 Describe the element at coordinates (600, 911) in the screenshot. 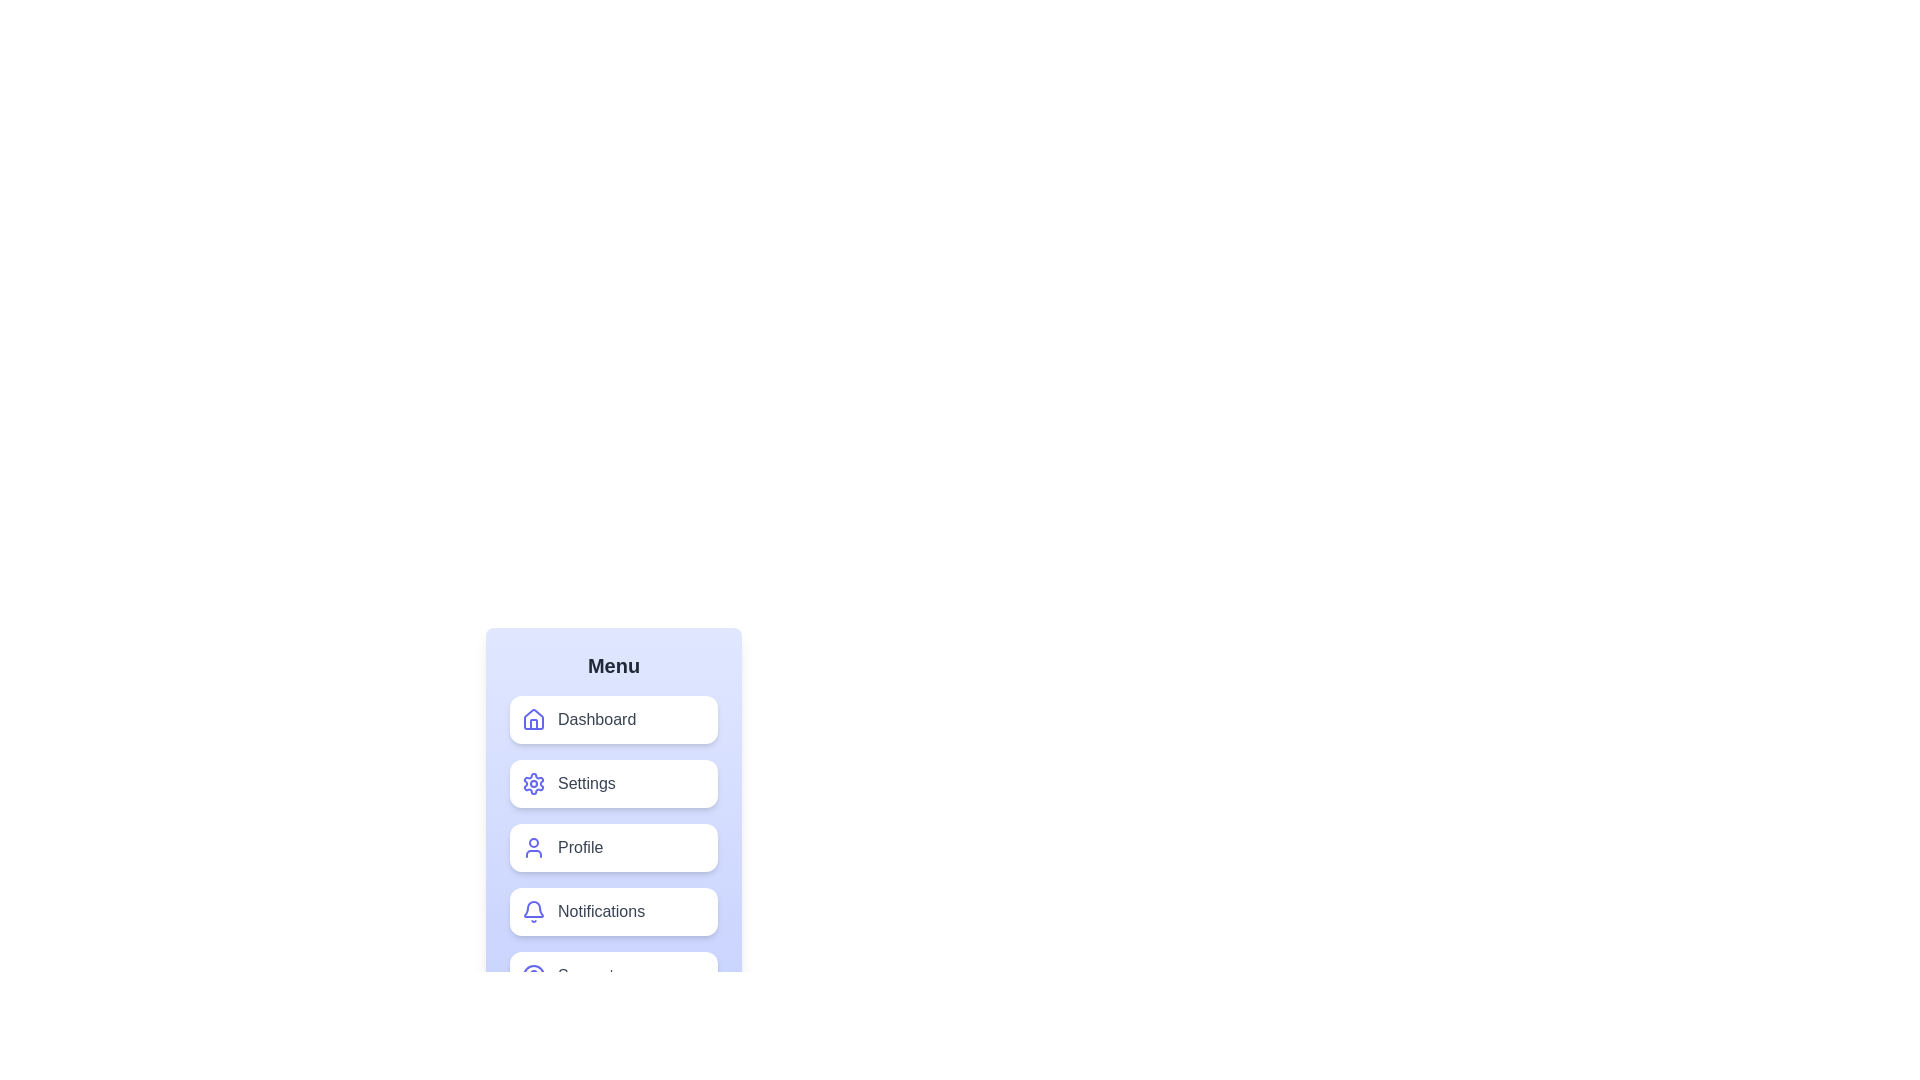

I see `the 'Notifications' text label, which is the fourth menu item in the vertical list, styled in medium font size and dark gray color` at that location.